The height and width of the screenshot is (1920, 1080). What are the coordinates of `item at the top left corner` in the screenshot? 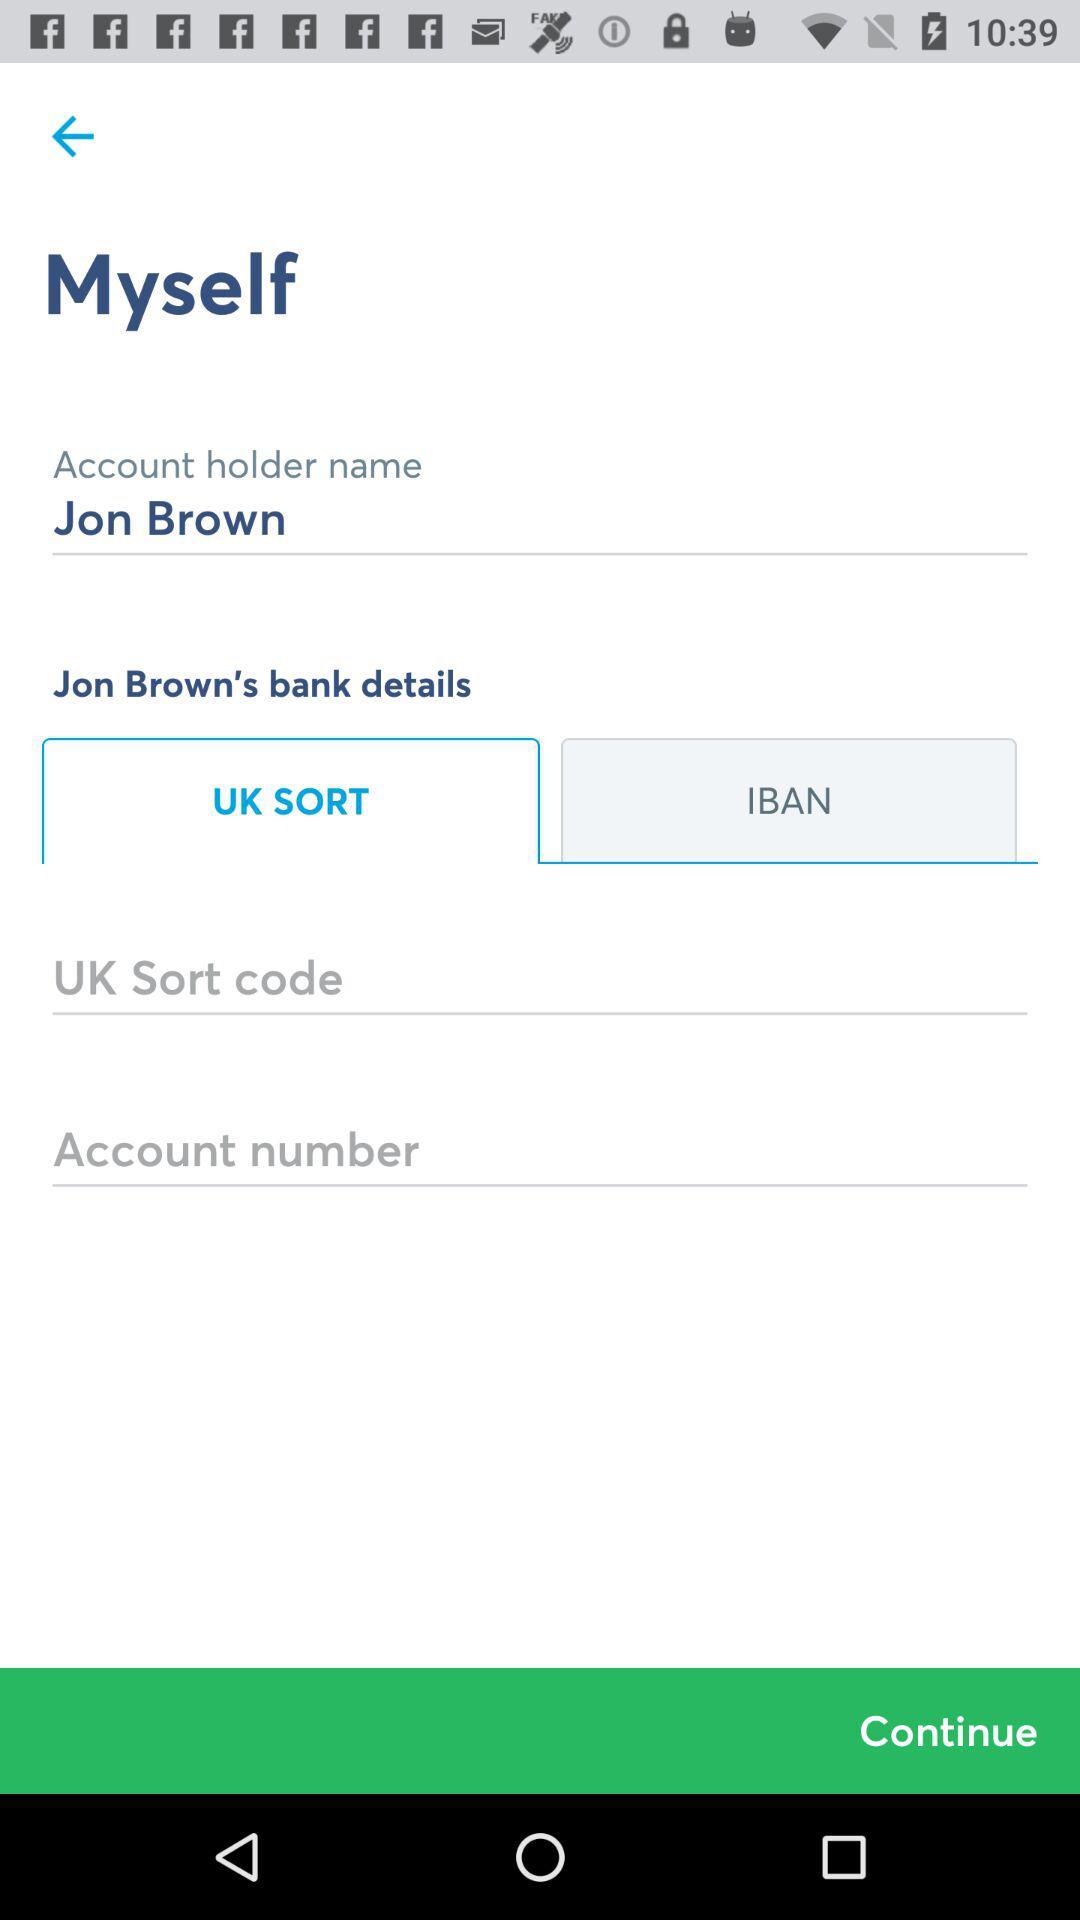 It's located at (72, 135).